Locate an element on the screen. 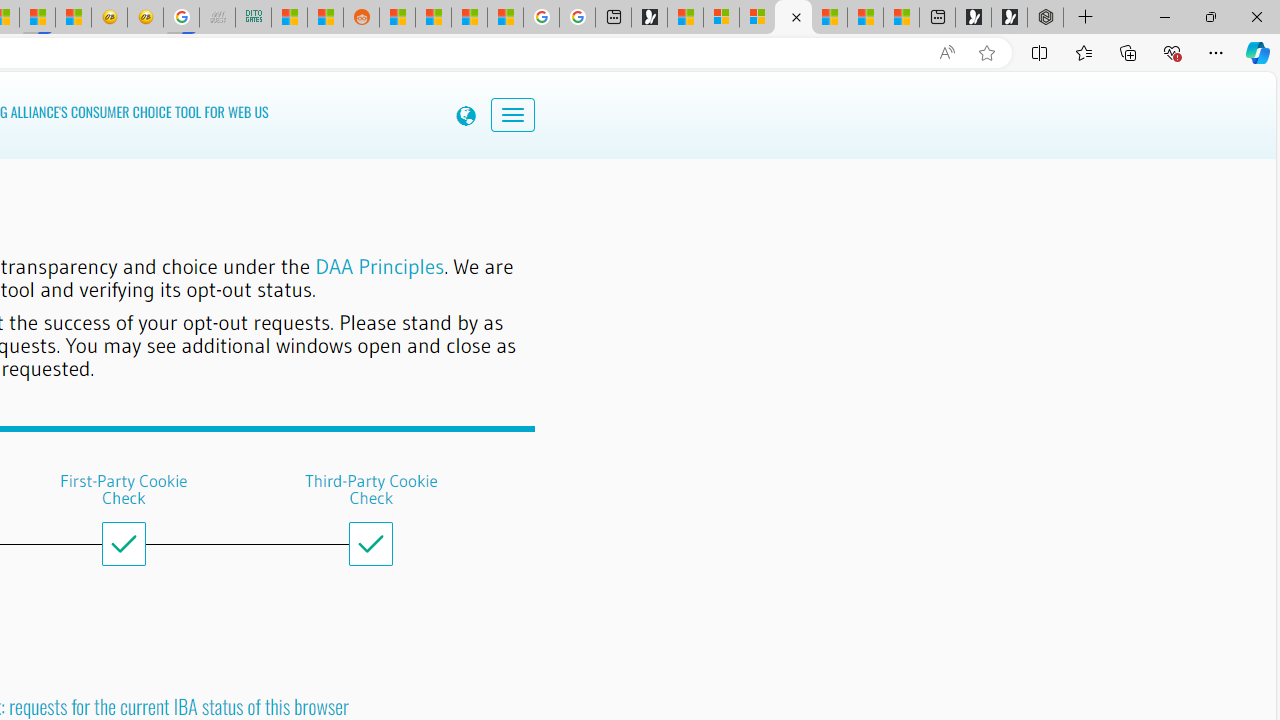  'Toggle navigation' is located at coordinates (513, 114).